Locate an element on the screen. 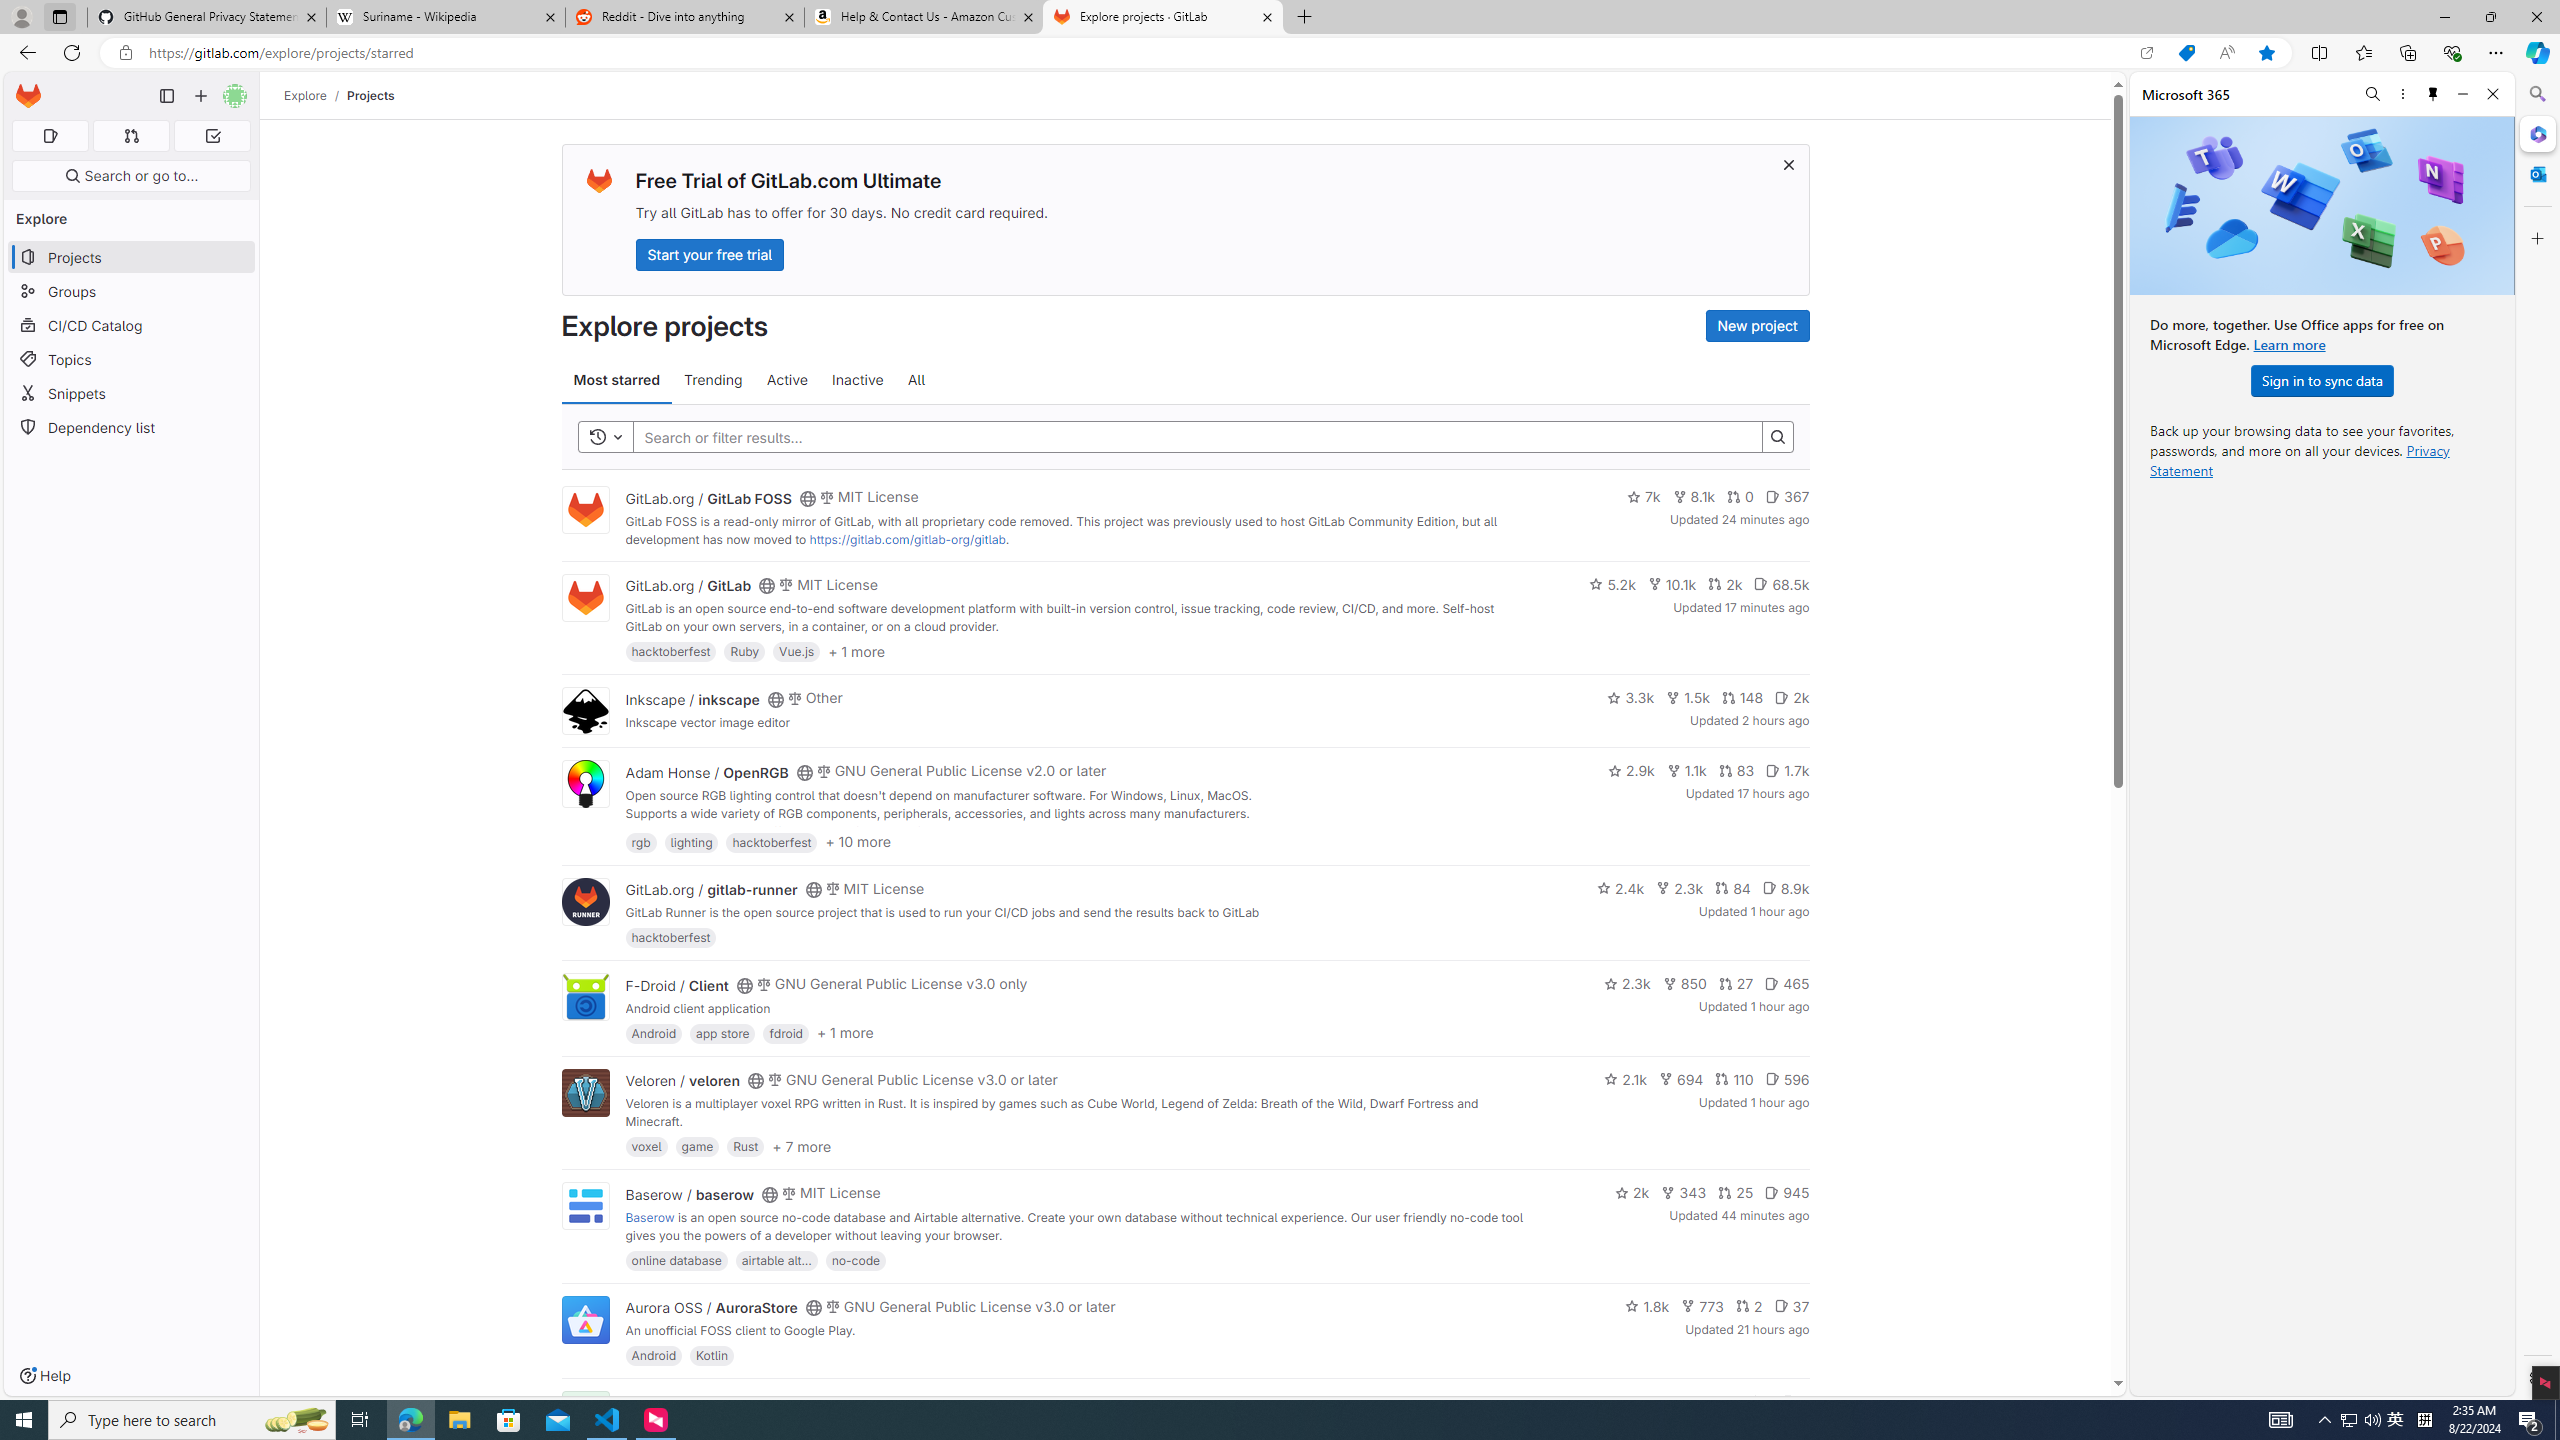 The image size is (2560, 1440). 'Primary navigation sidebar' is located at coordinates (166, 95).